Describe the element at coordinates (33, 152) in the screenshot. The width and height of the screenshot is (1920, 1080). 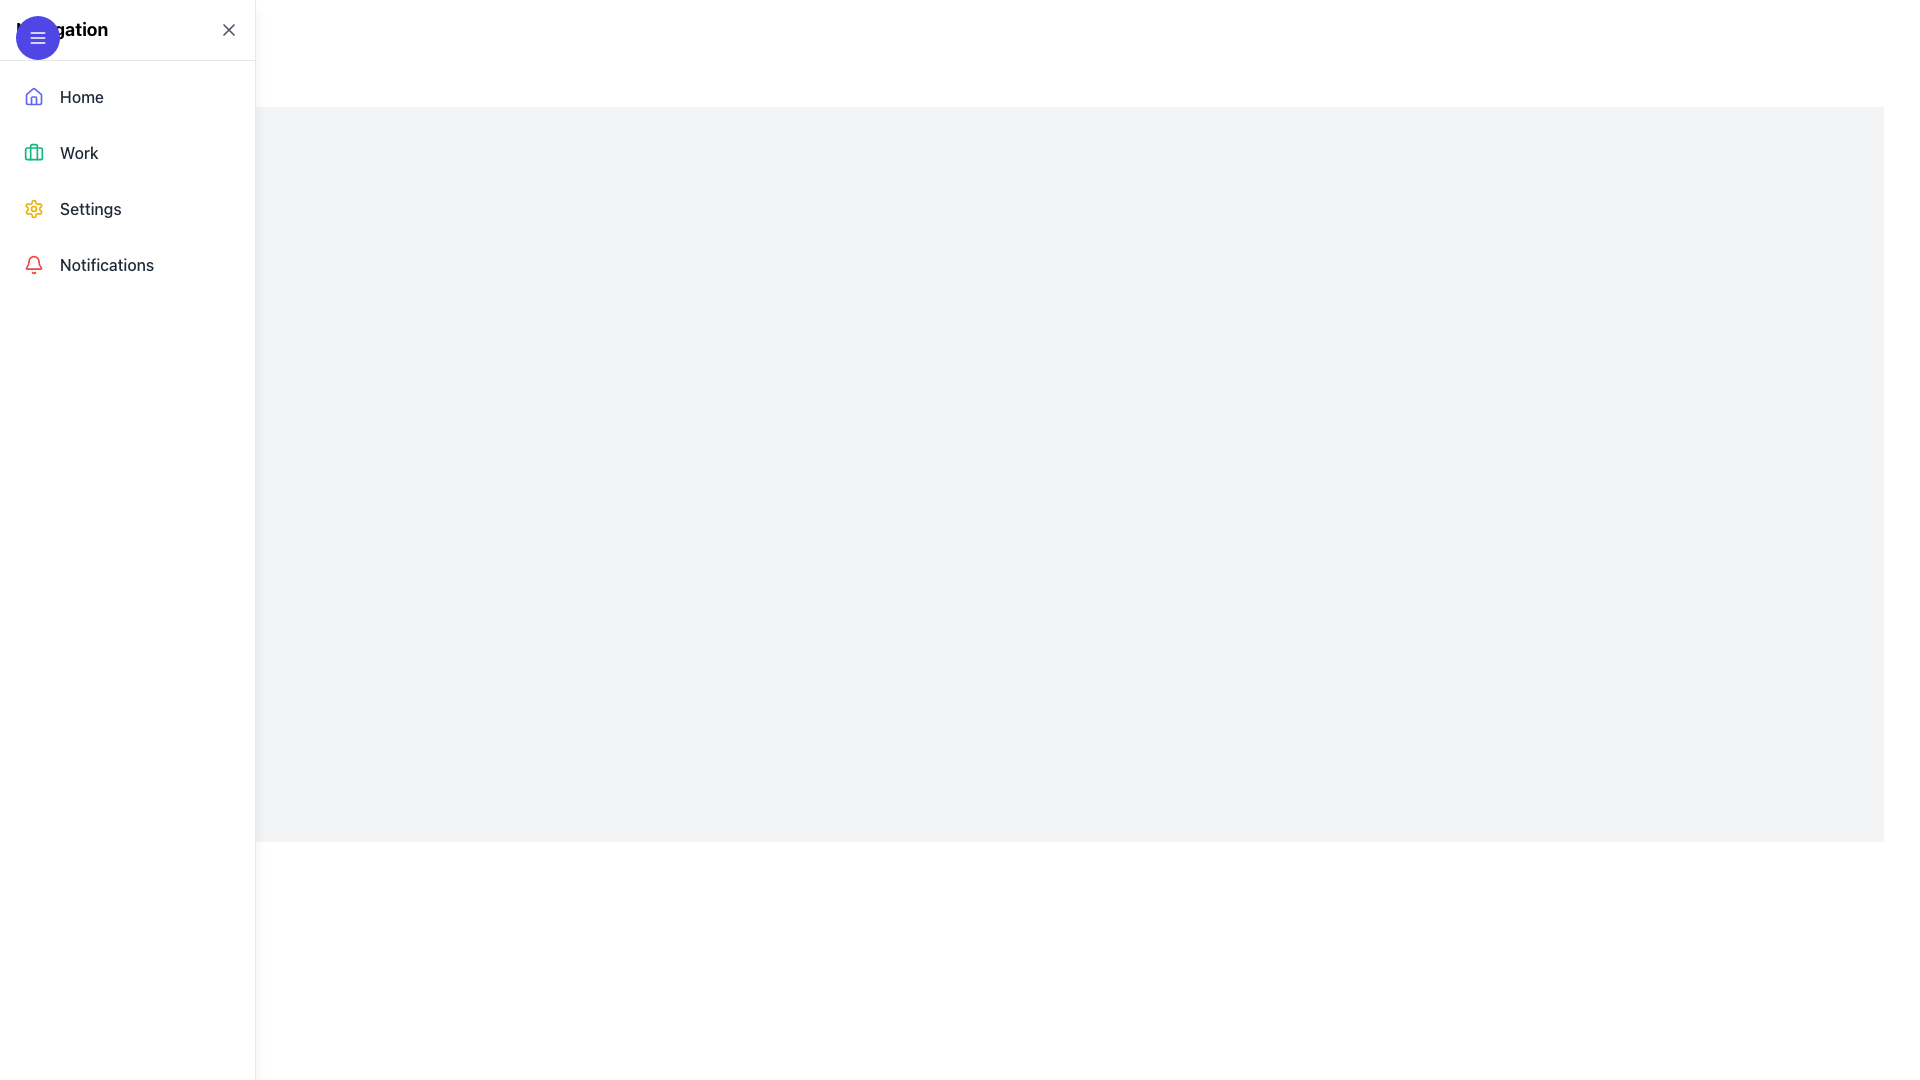
I see `the 'Work' menu icon, which represents the menu item for navigating` at that location.